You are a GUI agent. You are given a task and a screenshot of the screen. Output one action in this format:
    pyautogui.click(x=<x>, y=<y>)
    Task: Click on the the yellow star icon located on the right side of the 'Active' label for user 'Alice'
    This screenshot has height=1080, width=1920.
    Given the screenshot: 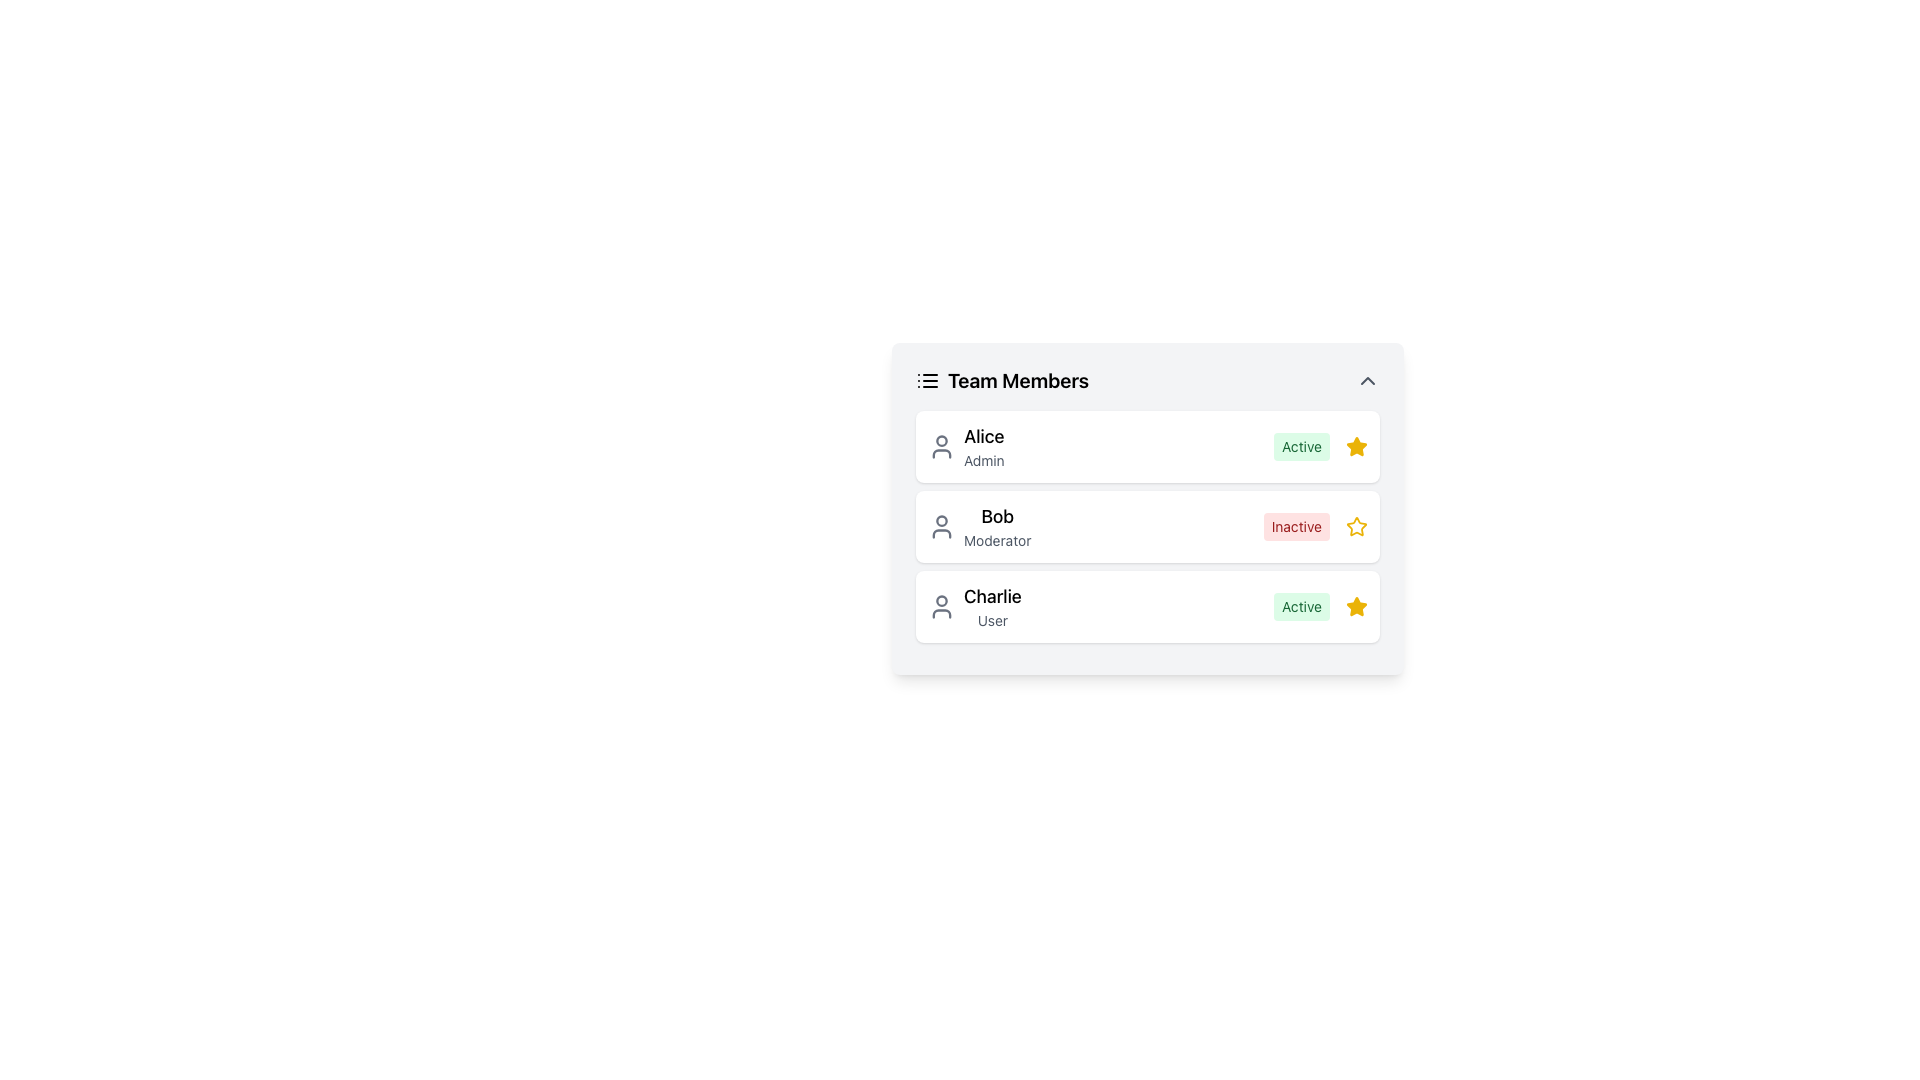 What is the action you would take?
    pyautogui.click(x=1357, y=446)
    